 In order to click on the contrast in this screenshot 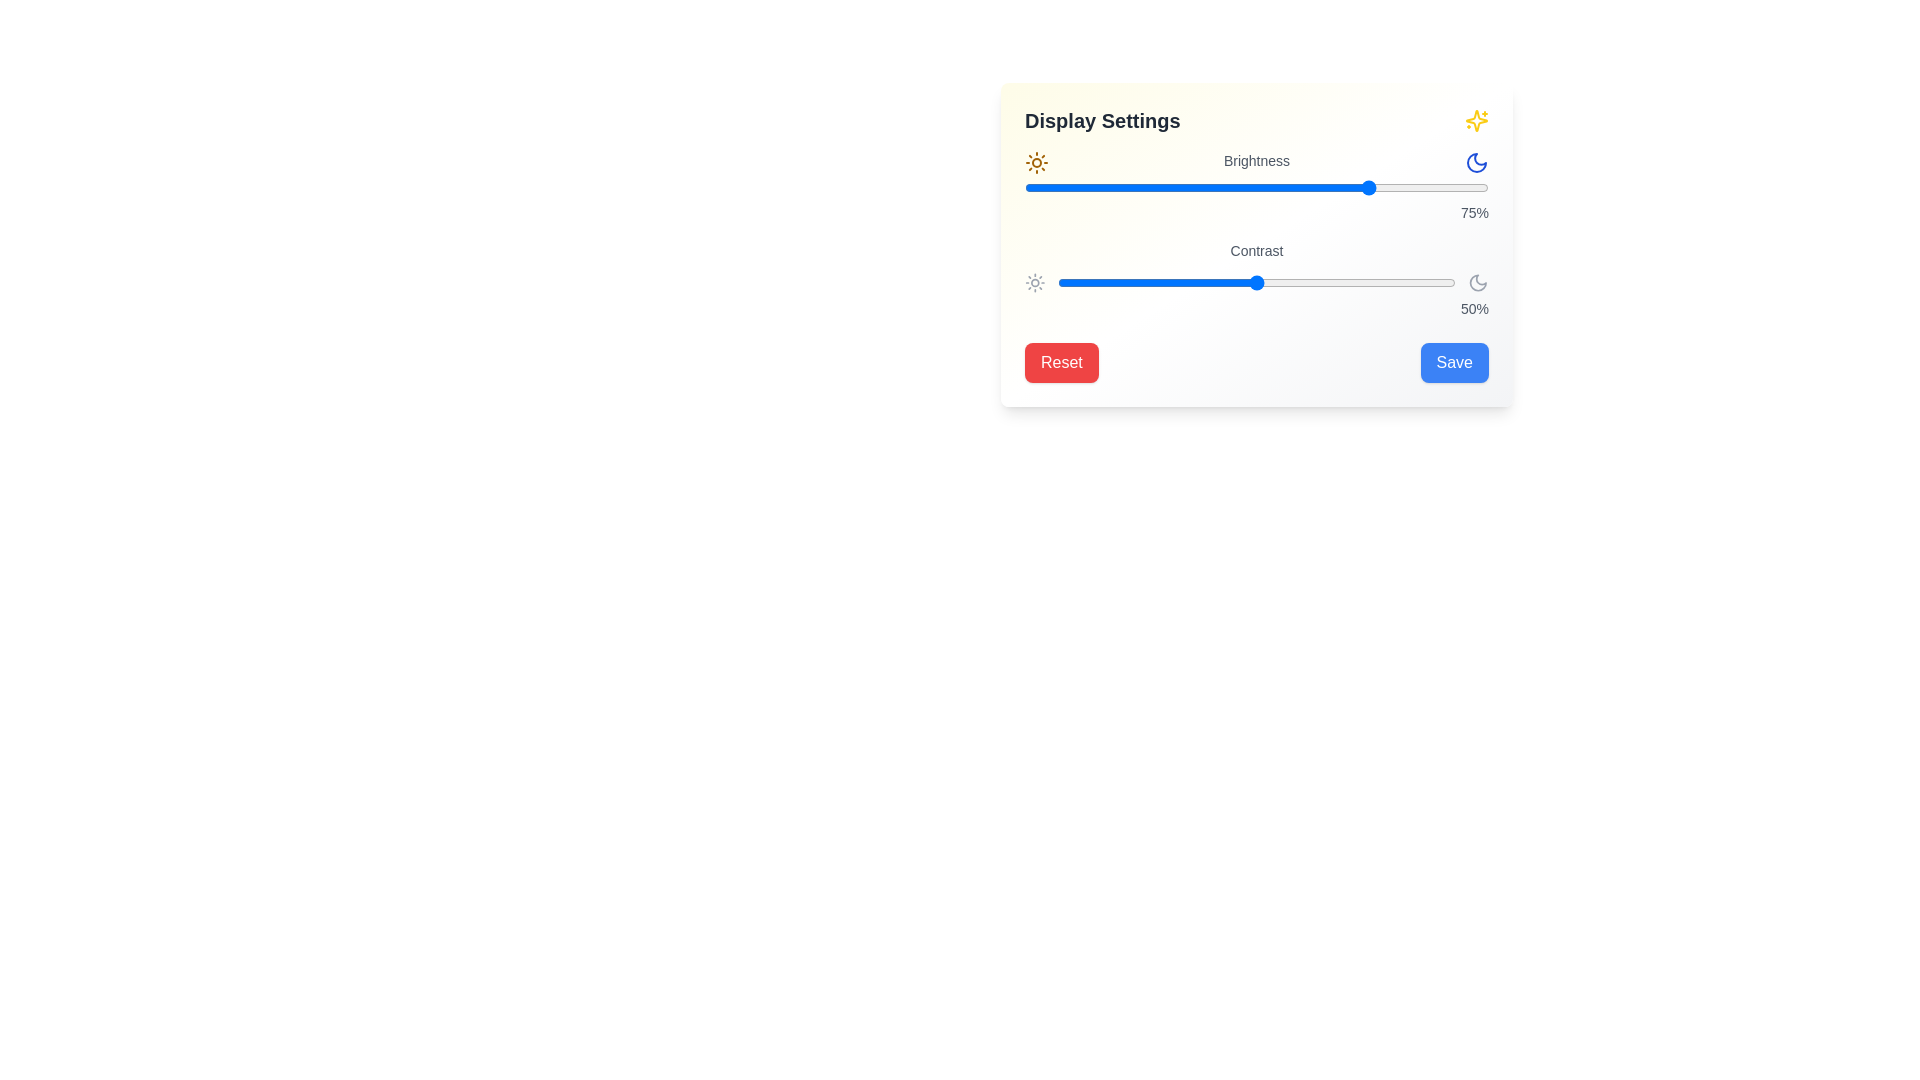, I will do `click(1157, 282)`.